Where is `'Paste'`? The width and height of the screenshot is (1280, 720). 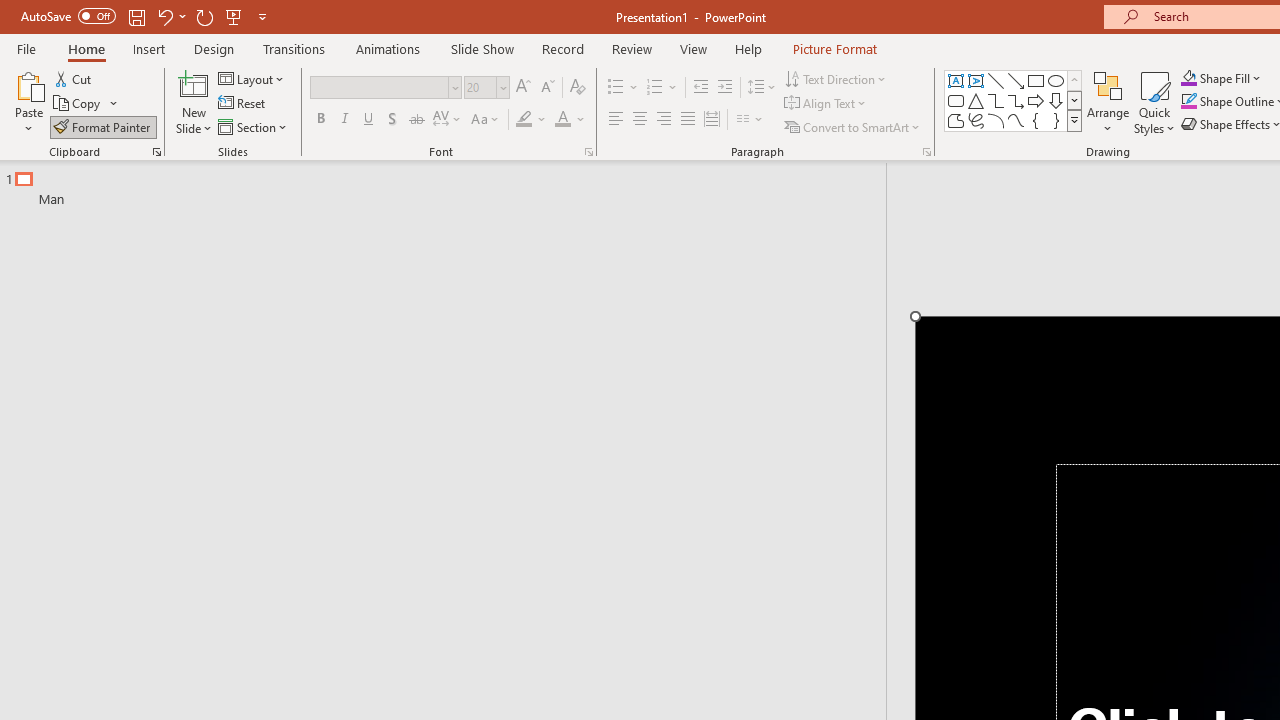
'Paste' is located at coordinates (28, 84).